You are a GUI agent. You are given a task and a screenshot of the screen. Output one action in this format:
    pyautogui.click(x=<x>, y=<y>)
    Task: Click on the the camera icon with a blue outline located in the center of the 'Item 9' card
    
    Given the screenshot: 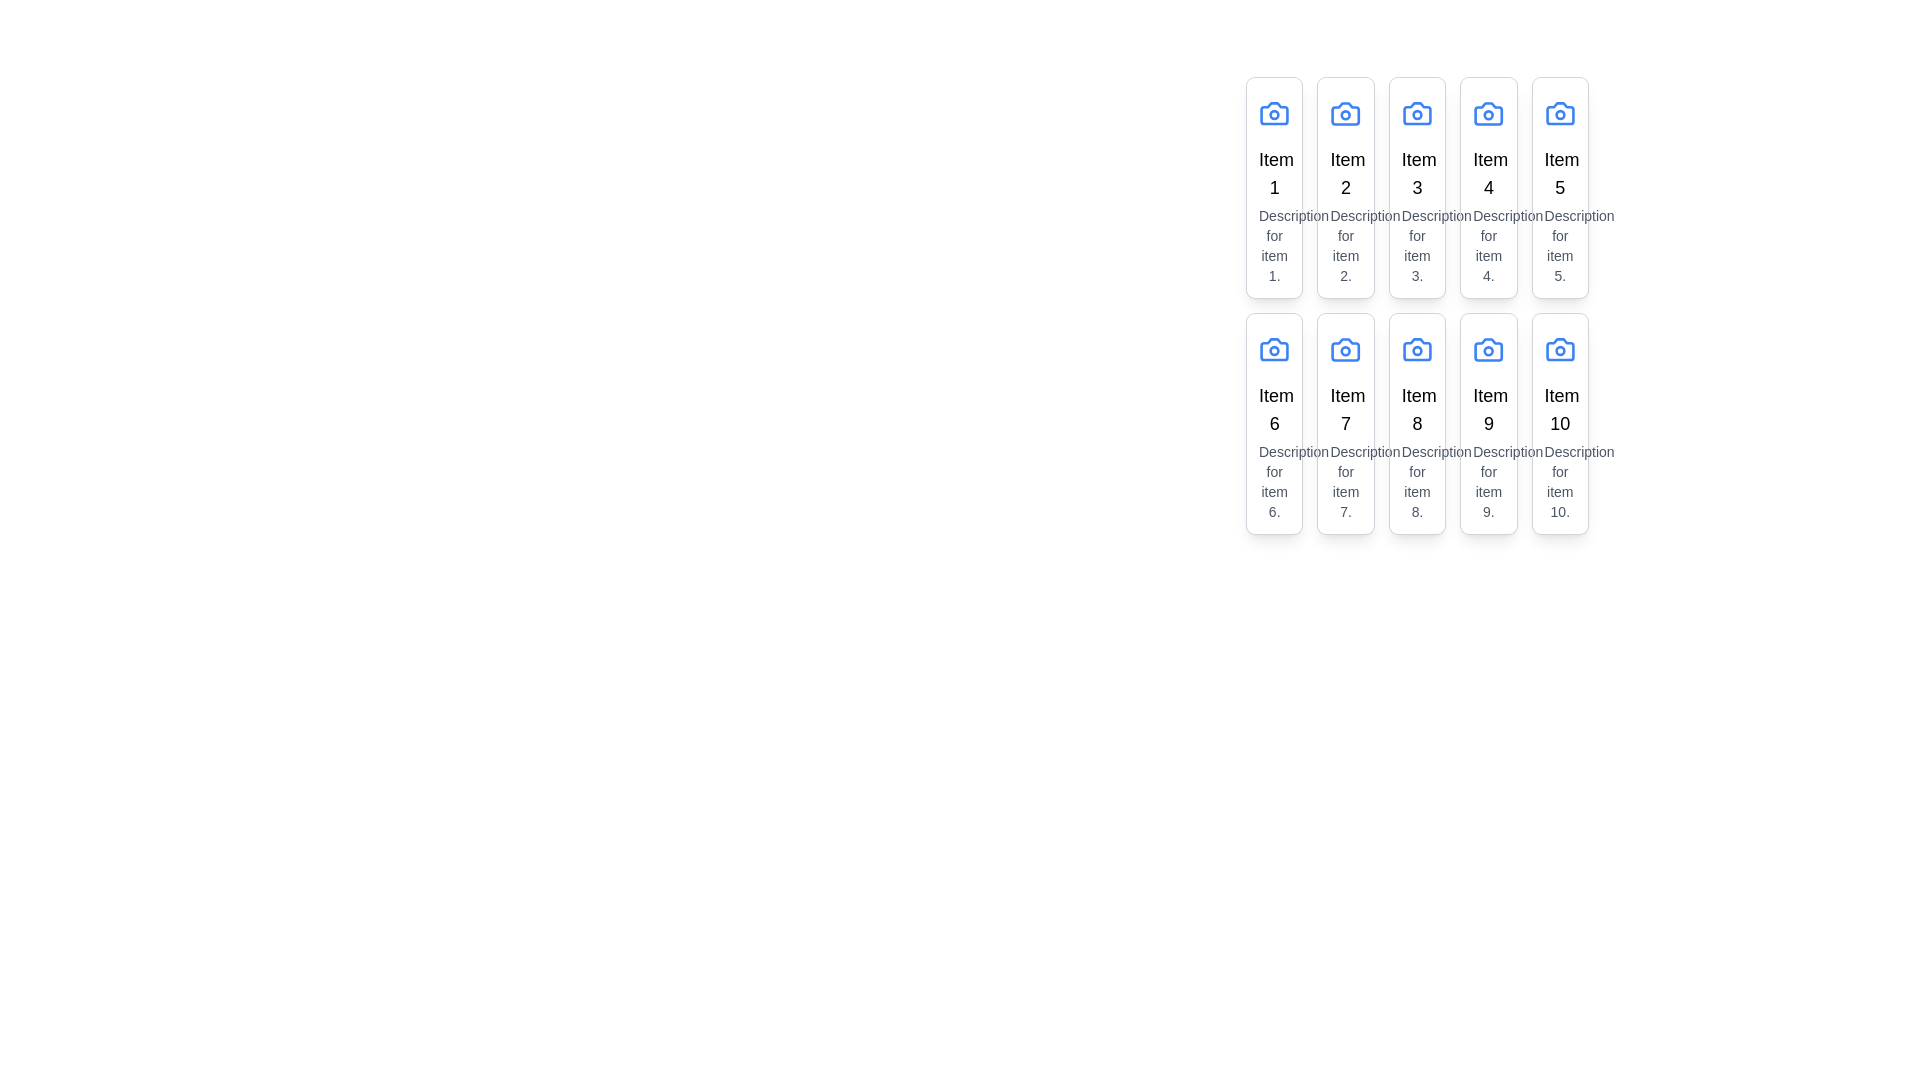 What is the action you would take?
    pyautogui.click(x=1488, y=349)
    